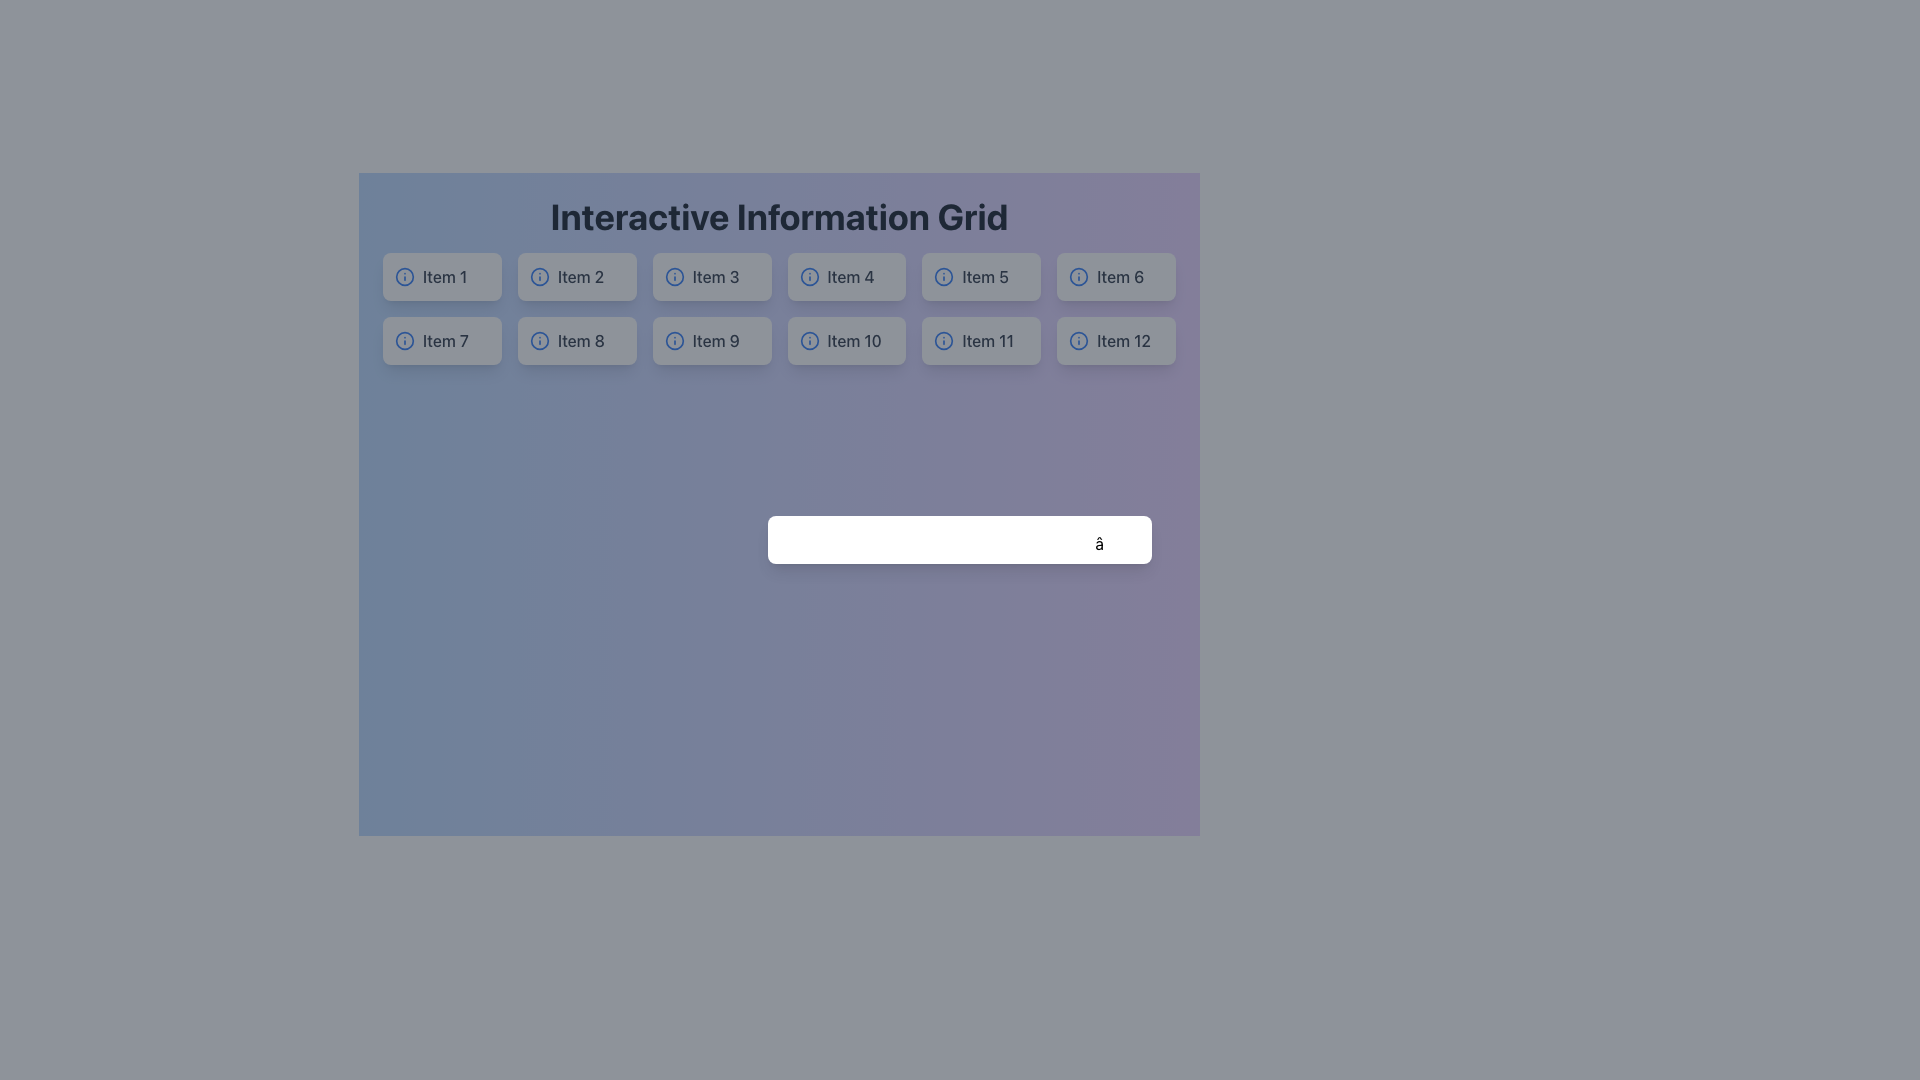 The height and width of the screenshot is (1080, 1920). I want to click on the button labeled 'Item 9' which is styled with a white background and a blue information icon, located in the second row, third column of the grid layout, so click(712, 339).